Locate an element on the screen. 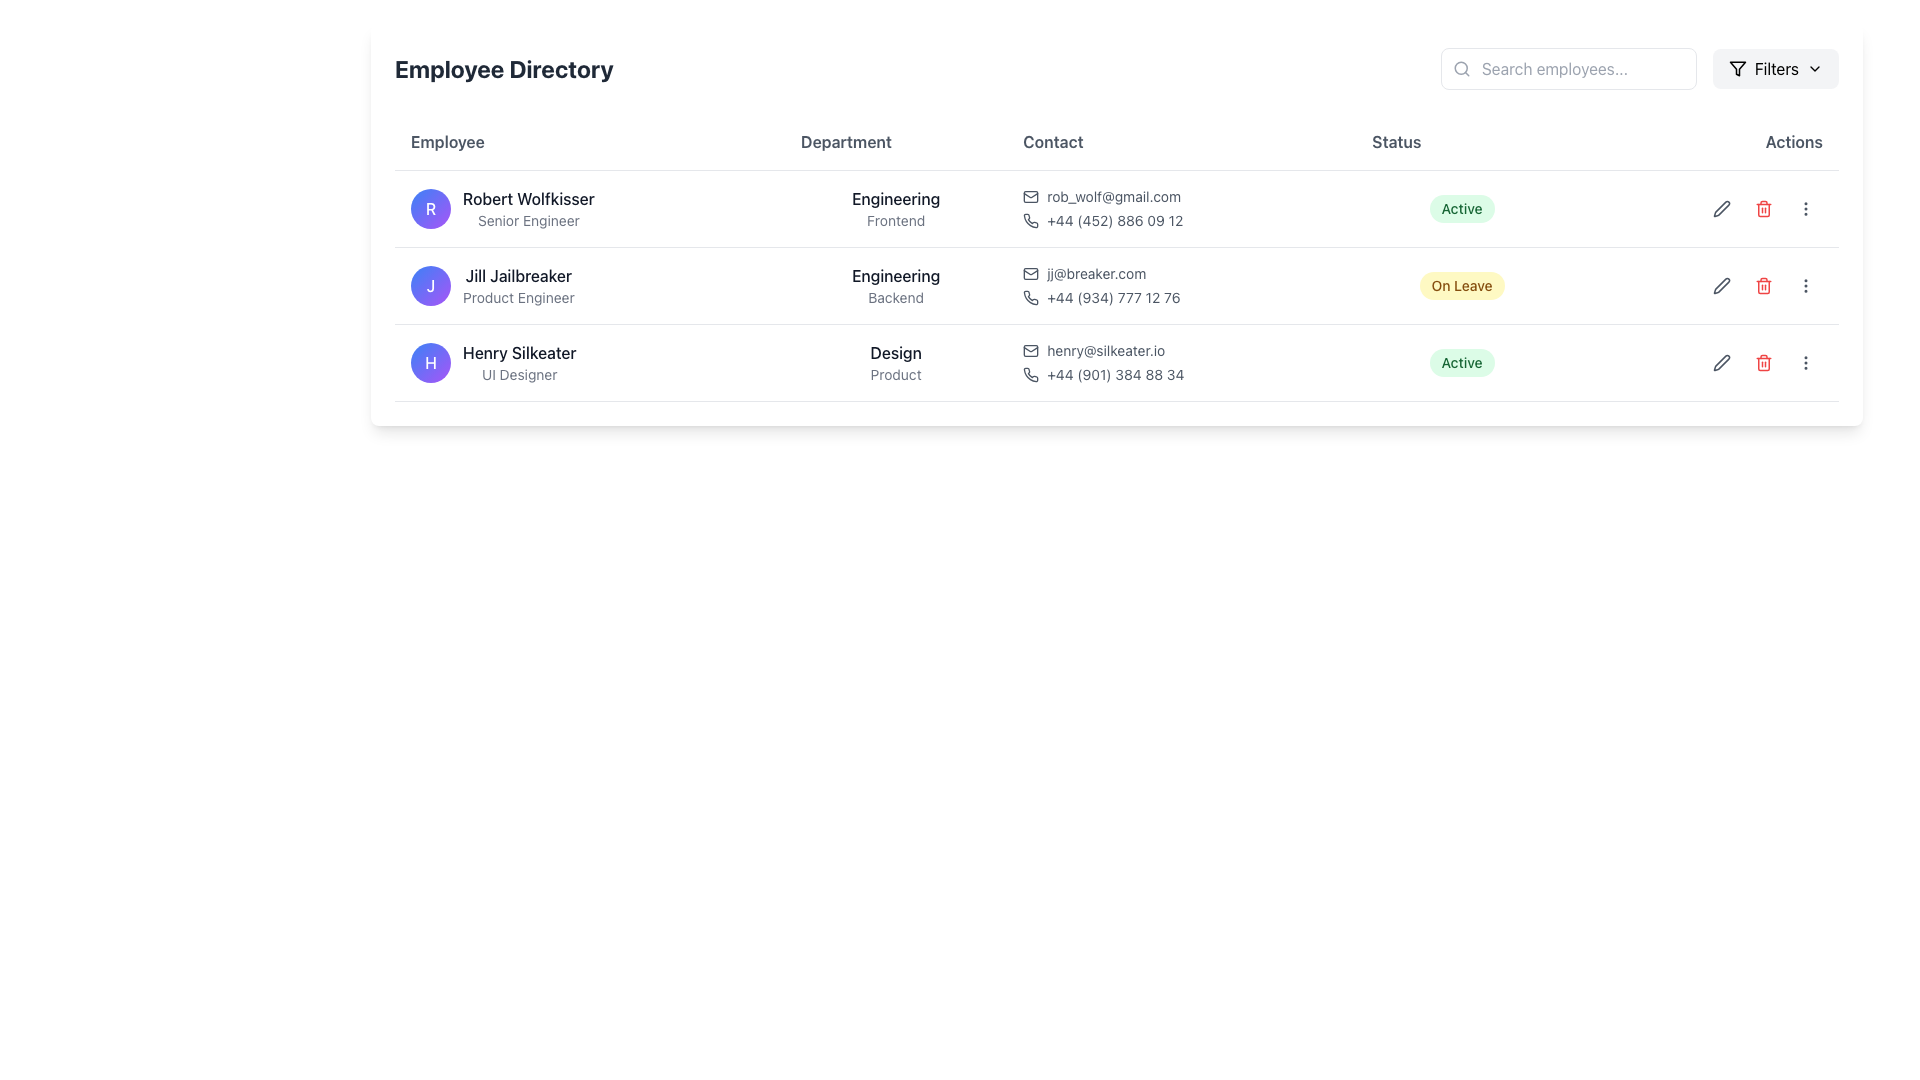  the visual indicator icon (dot) located to the right of the 'On Leave' status in the second row of the table is located at coordinates (1702, 285).